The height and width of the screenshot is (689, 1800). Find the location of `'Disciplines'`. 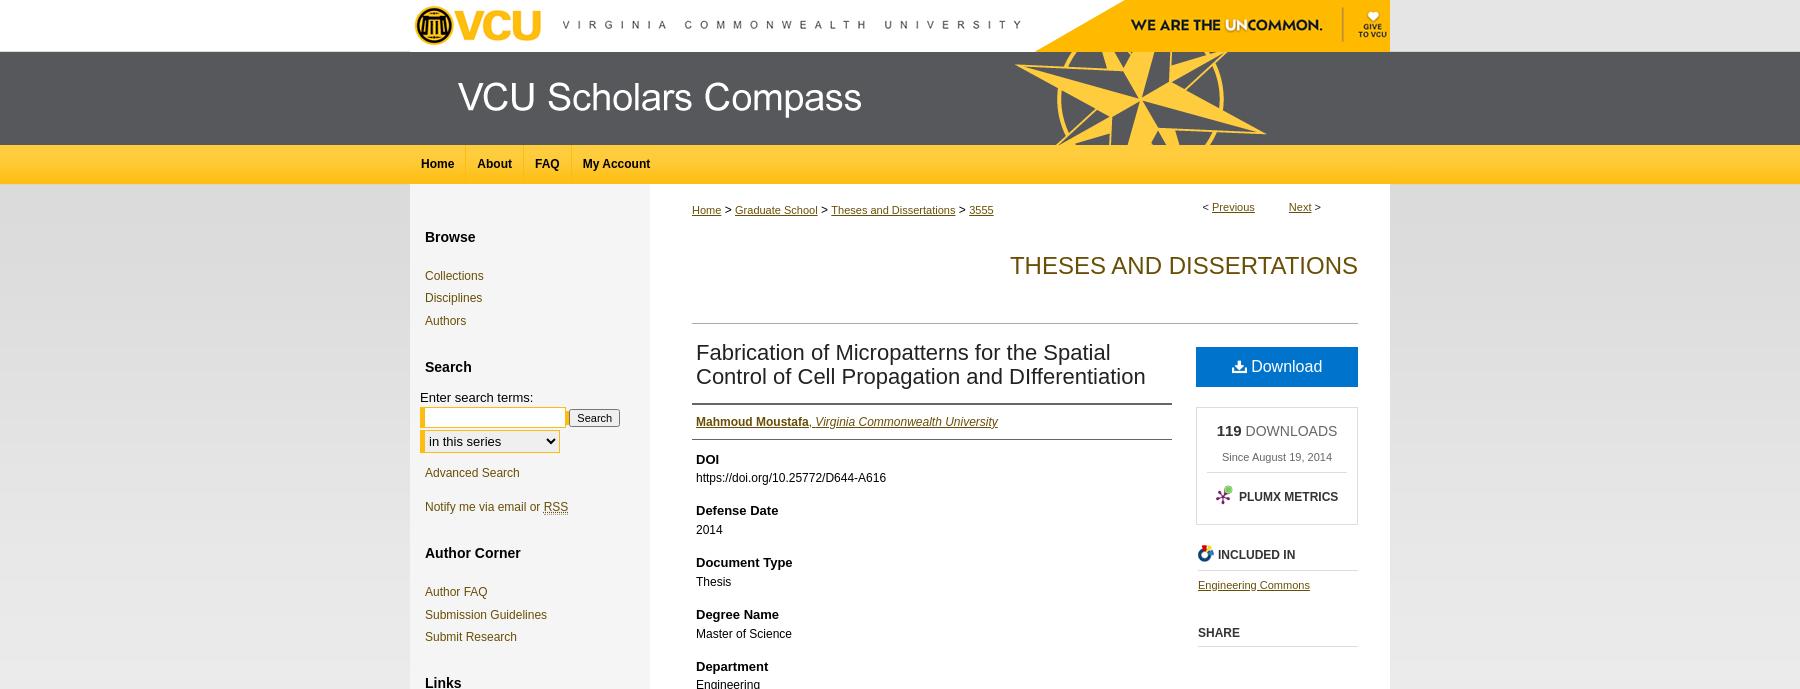

'Disciplines' is located at coordinates (452, 296).